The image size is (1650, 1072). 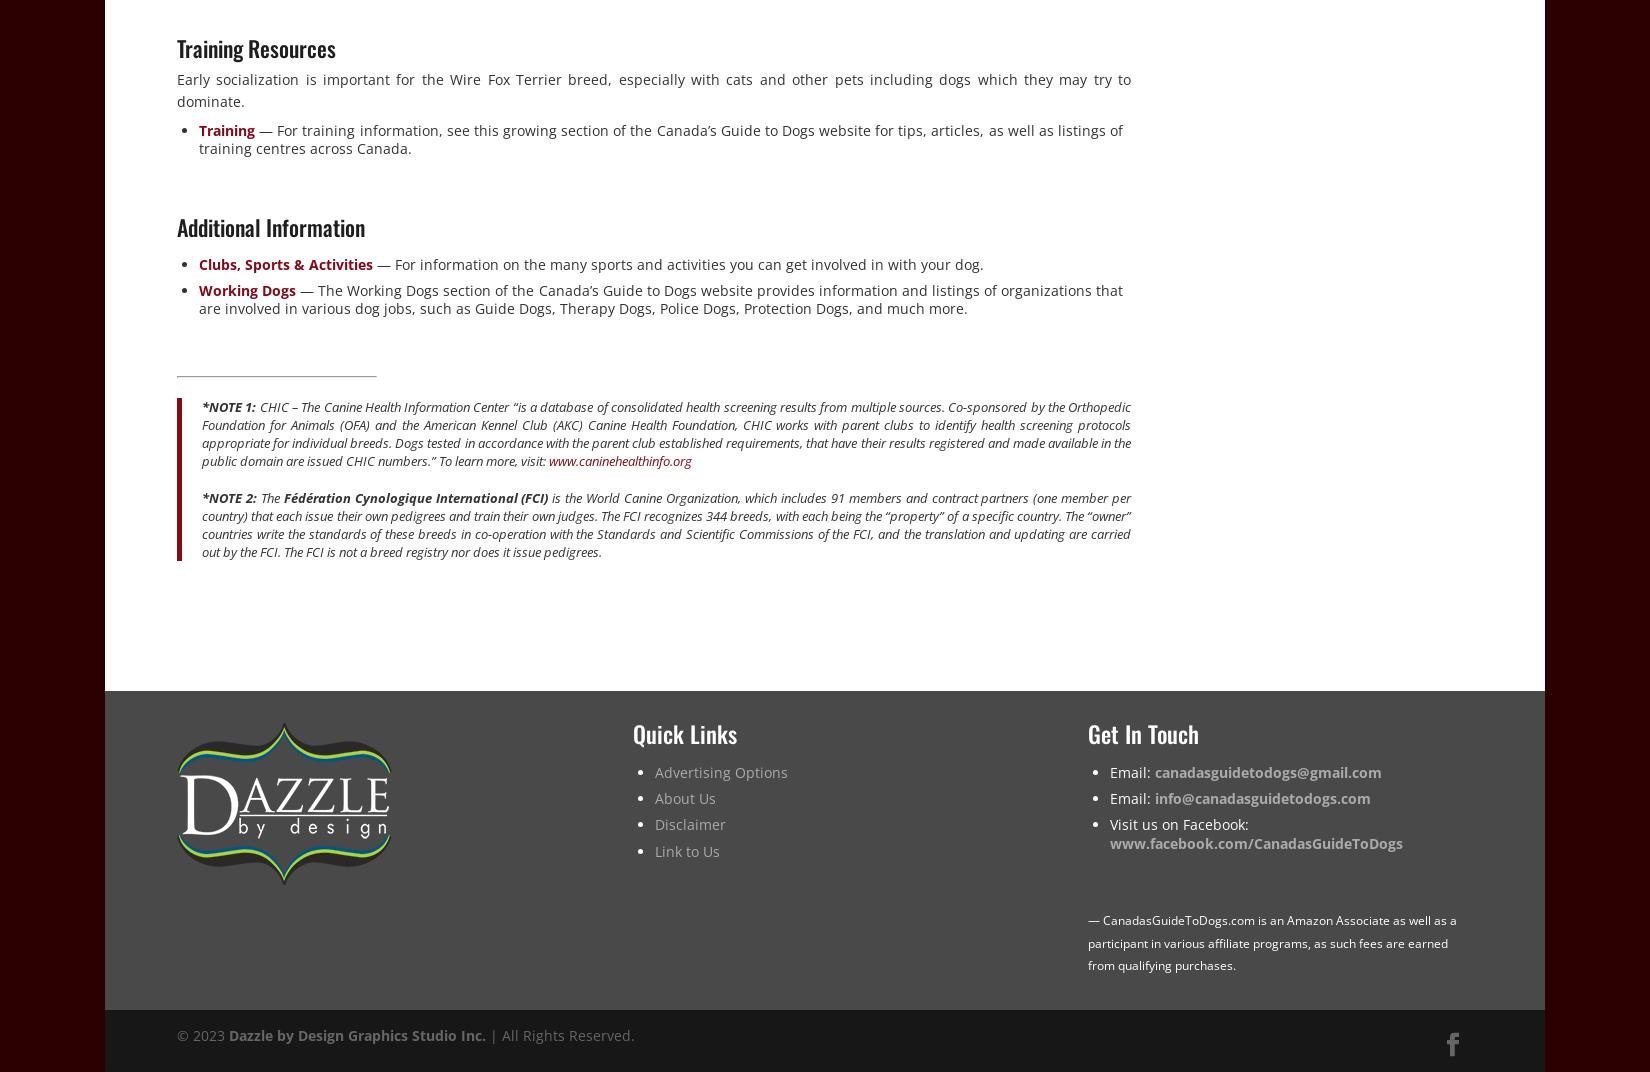 What do you see at coordinates (229, 404) in the screenshot?
I see `'*NOTE 1:'` at bounding box center [229, 404].